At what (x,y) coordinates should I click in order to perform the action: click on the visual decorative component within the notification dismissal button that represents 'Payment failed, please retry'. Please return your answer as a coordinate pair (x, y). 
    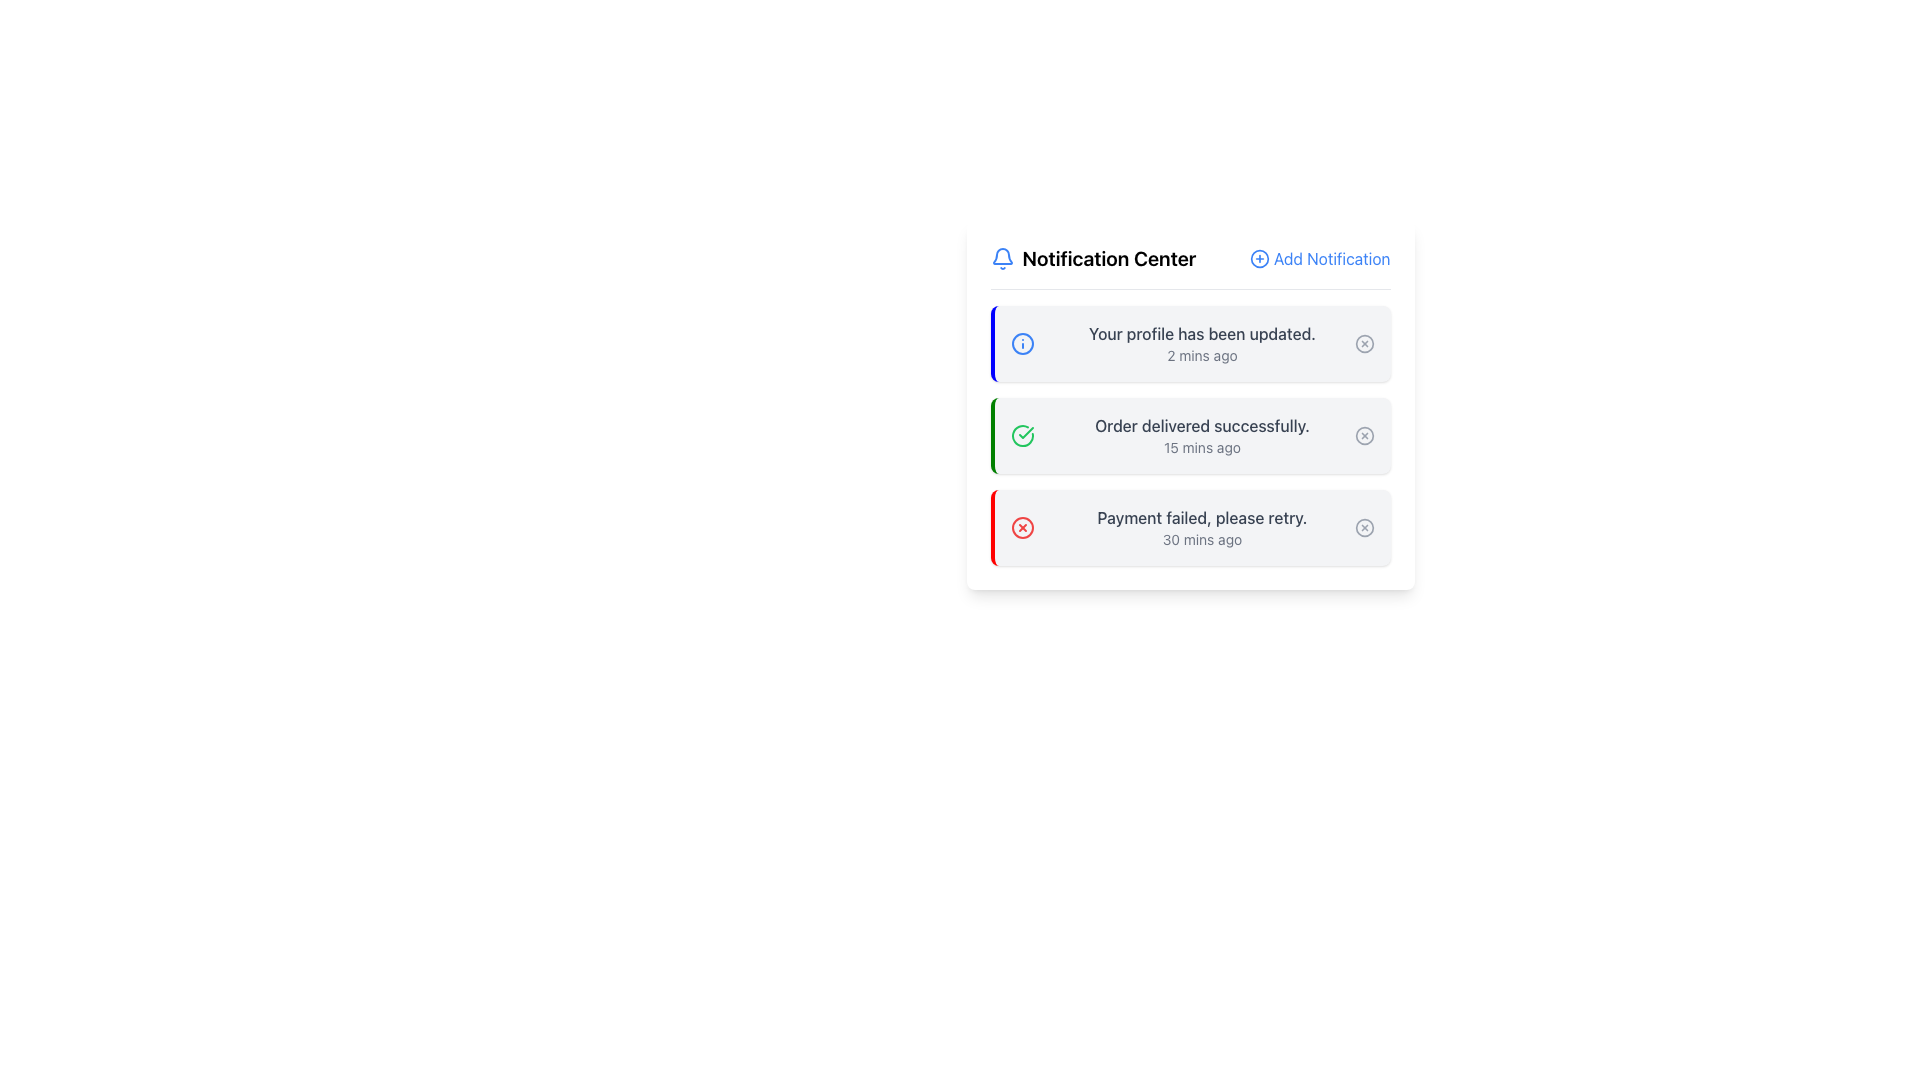
    Looking at the image, I should click on (1363, 527).